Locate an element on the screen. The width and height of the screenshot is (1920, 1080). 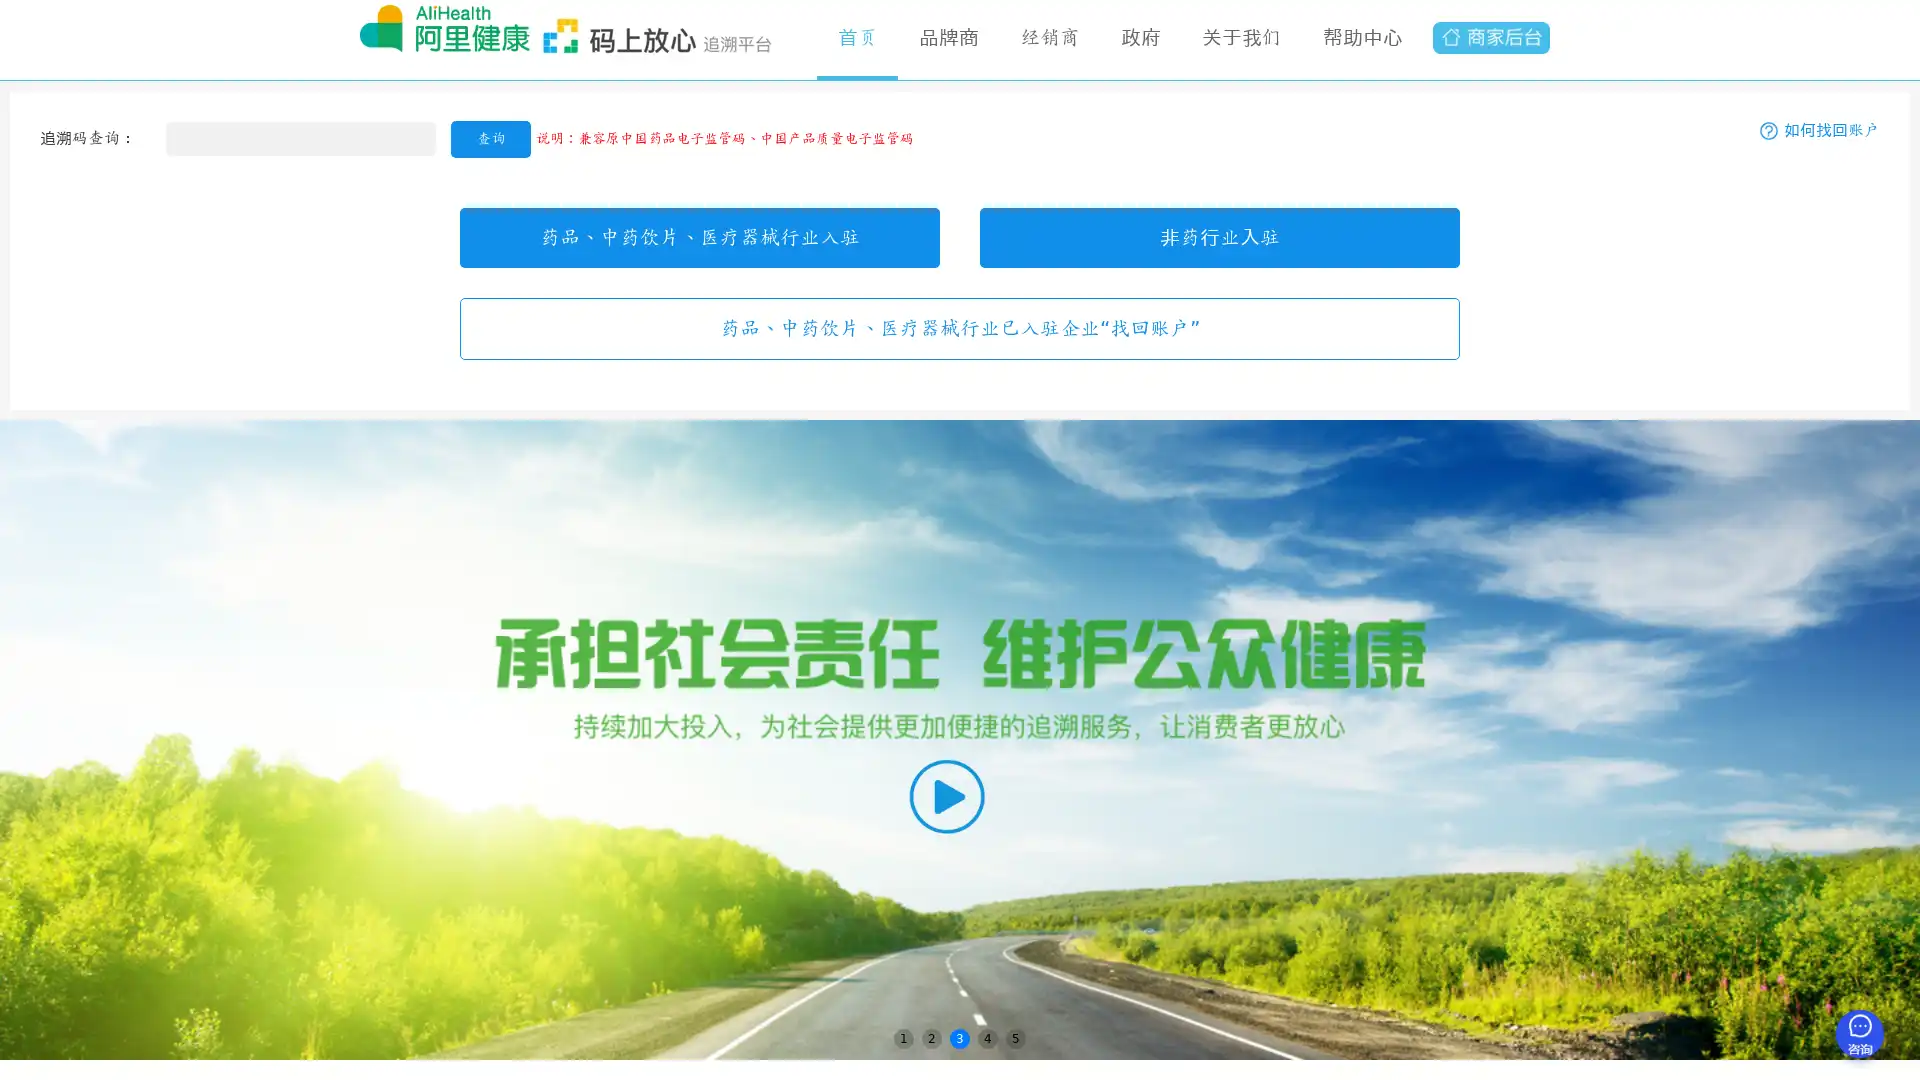
Go to slide 5 is located at coordinates (1016, 1037).